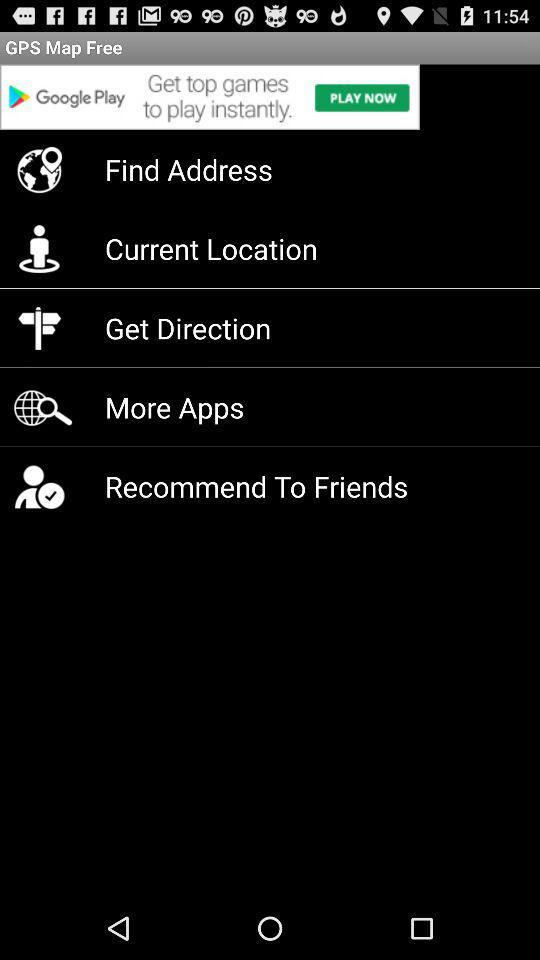 The height and width of the screenshot is (960, 540). I want to click on the location icon, so click(39, 181).